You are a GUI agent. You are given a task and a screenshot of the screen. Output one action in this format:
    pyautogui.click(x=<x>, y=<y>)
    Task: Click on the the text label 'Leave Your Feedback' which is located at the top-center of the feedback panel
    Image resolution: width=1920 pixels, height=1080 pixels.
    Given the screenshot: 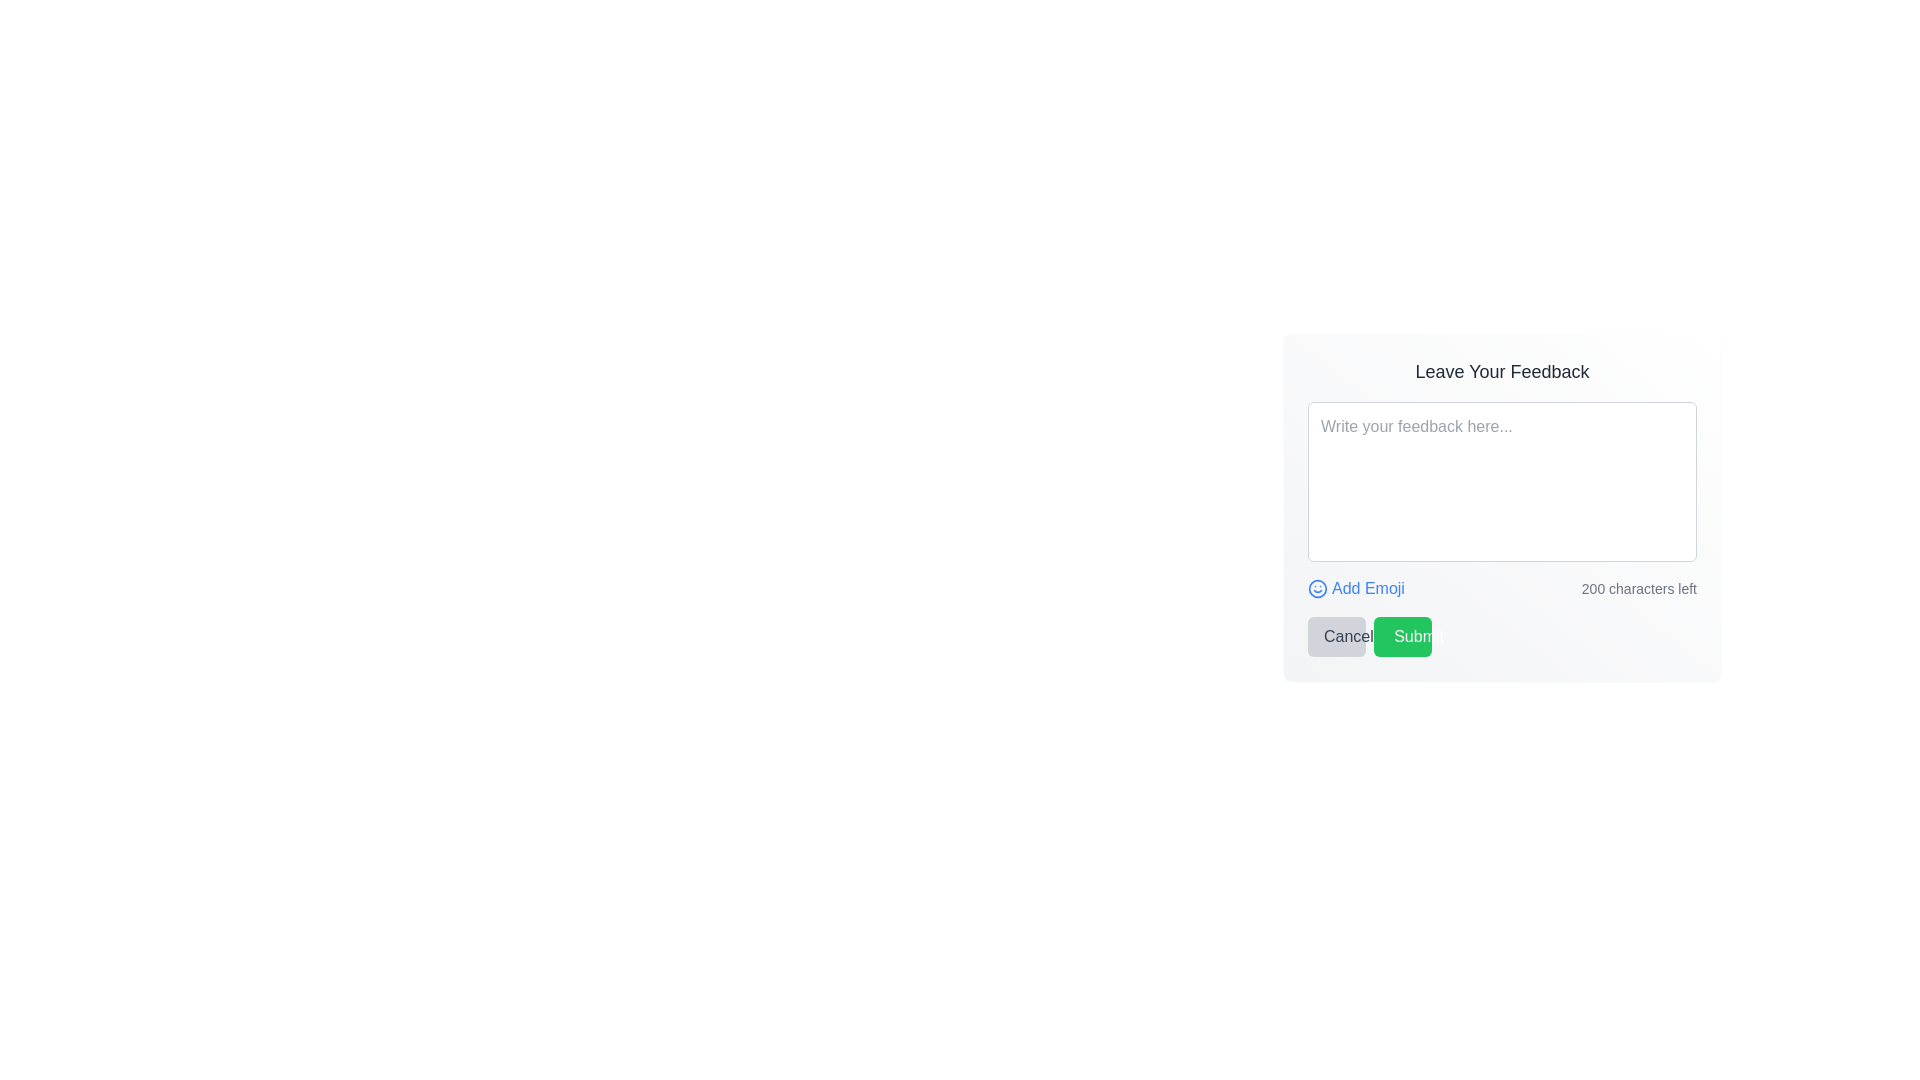 What is the action you would take?
    pyautogui.click(x=1502, y=371)
    